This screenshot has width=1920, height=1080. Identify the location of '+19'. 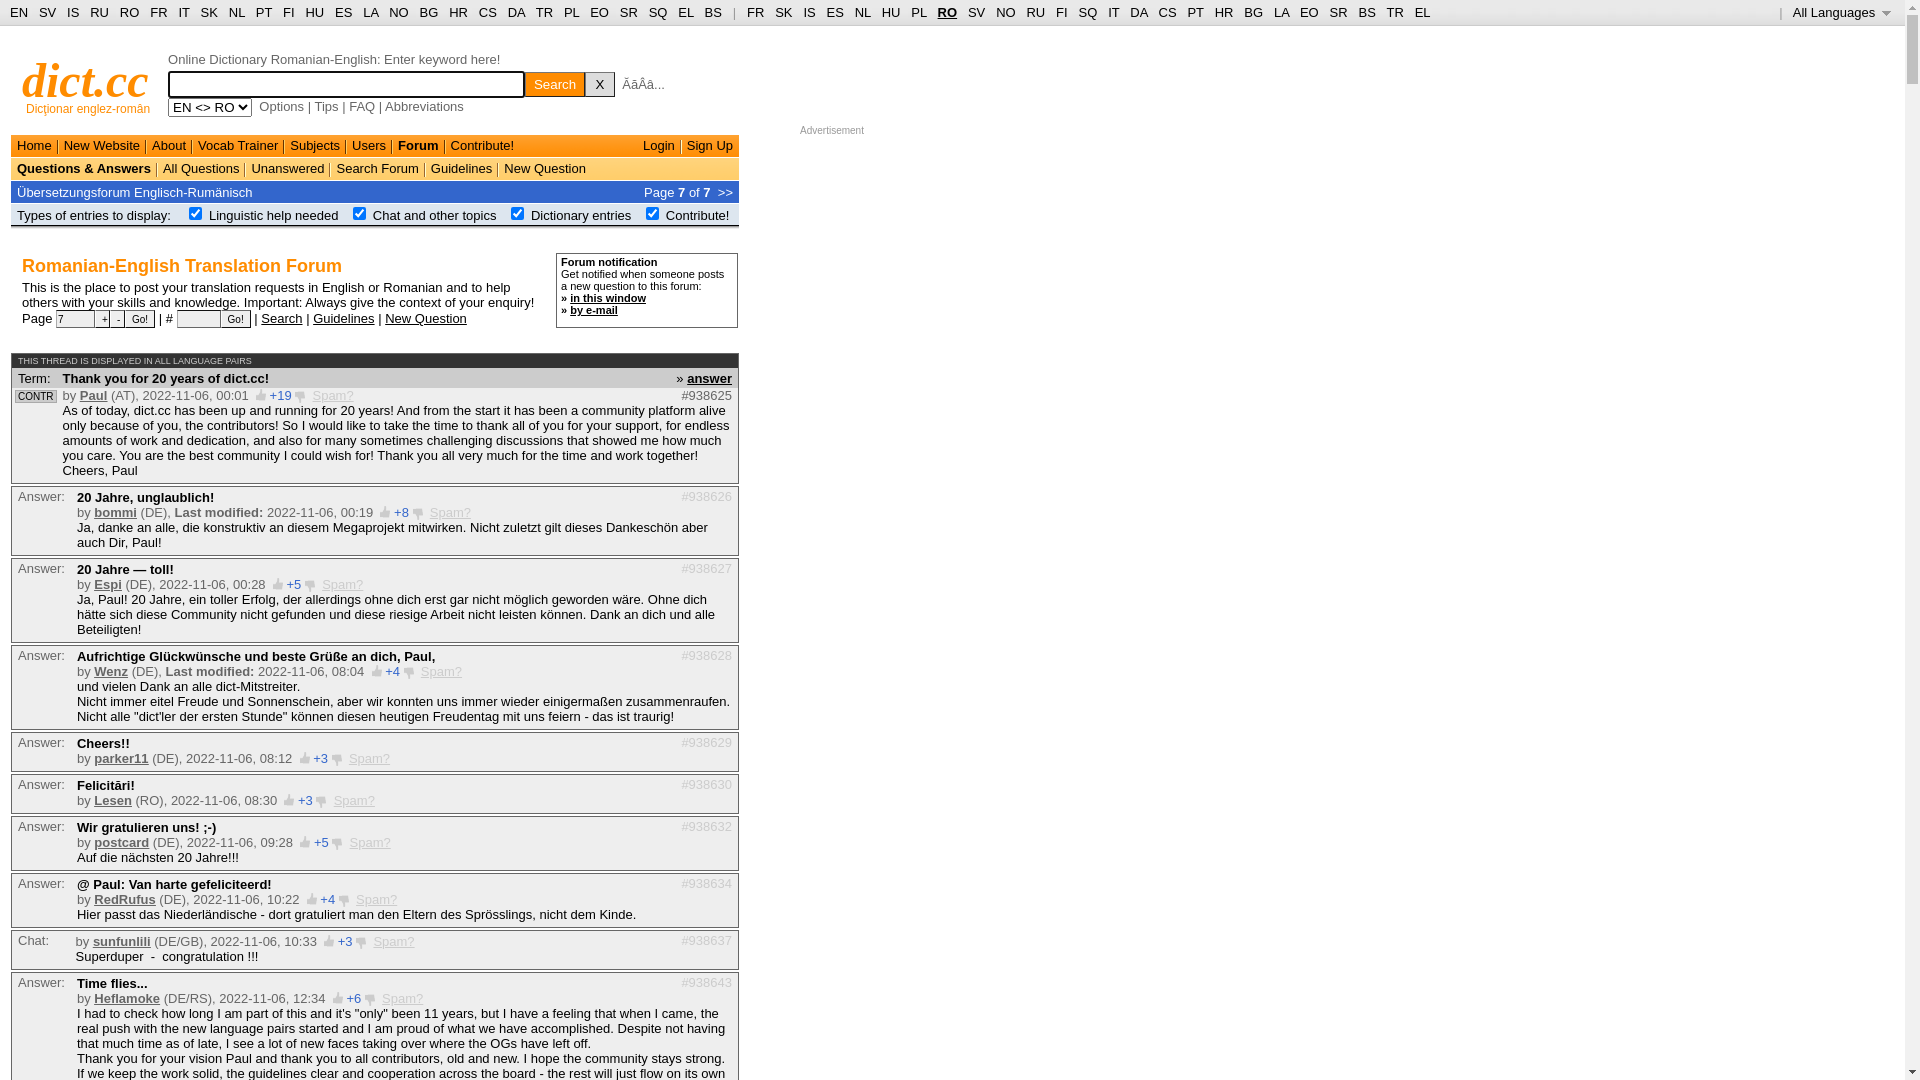
(280, 395).